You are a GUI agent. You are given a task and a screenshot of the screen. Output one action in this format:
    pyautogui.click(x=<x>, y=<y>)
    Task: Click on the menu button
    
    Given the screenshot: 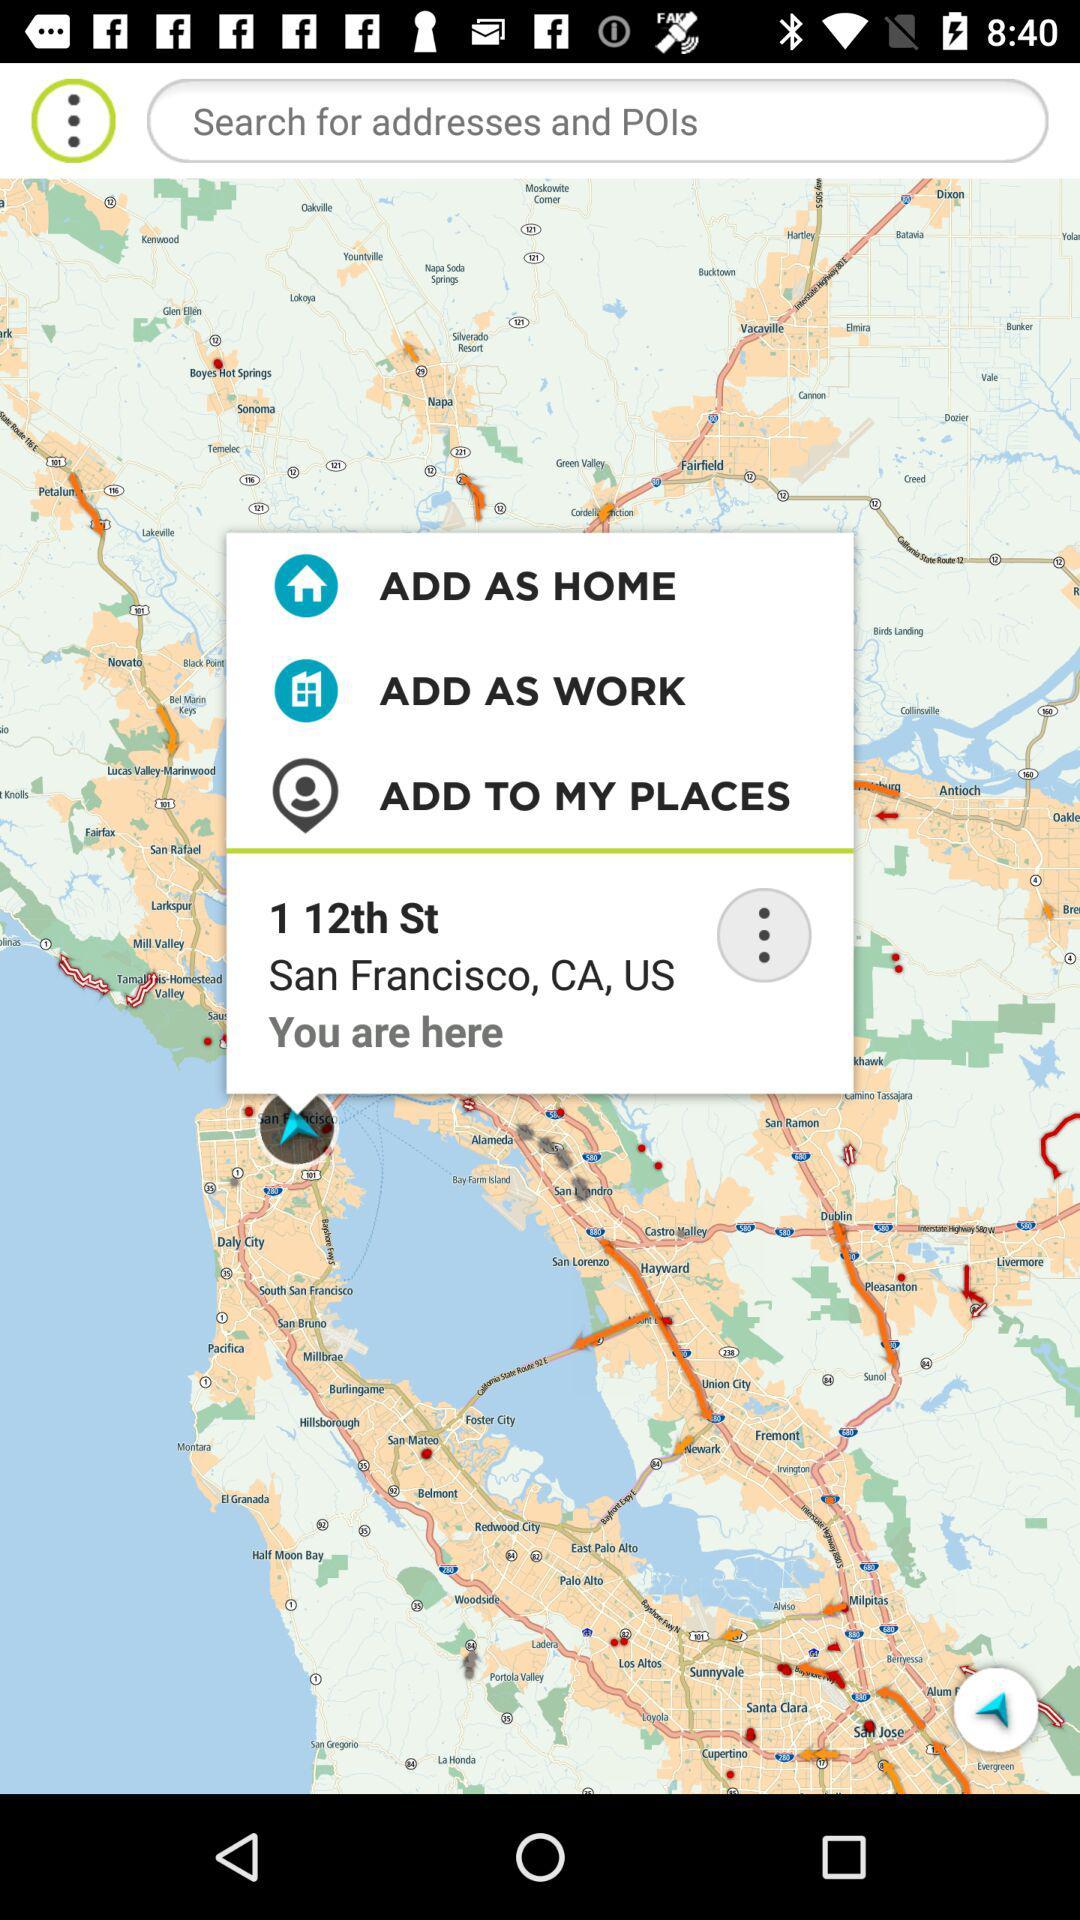 What is the action you would take?
    pyautogui.click(x=764, y=934)
    